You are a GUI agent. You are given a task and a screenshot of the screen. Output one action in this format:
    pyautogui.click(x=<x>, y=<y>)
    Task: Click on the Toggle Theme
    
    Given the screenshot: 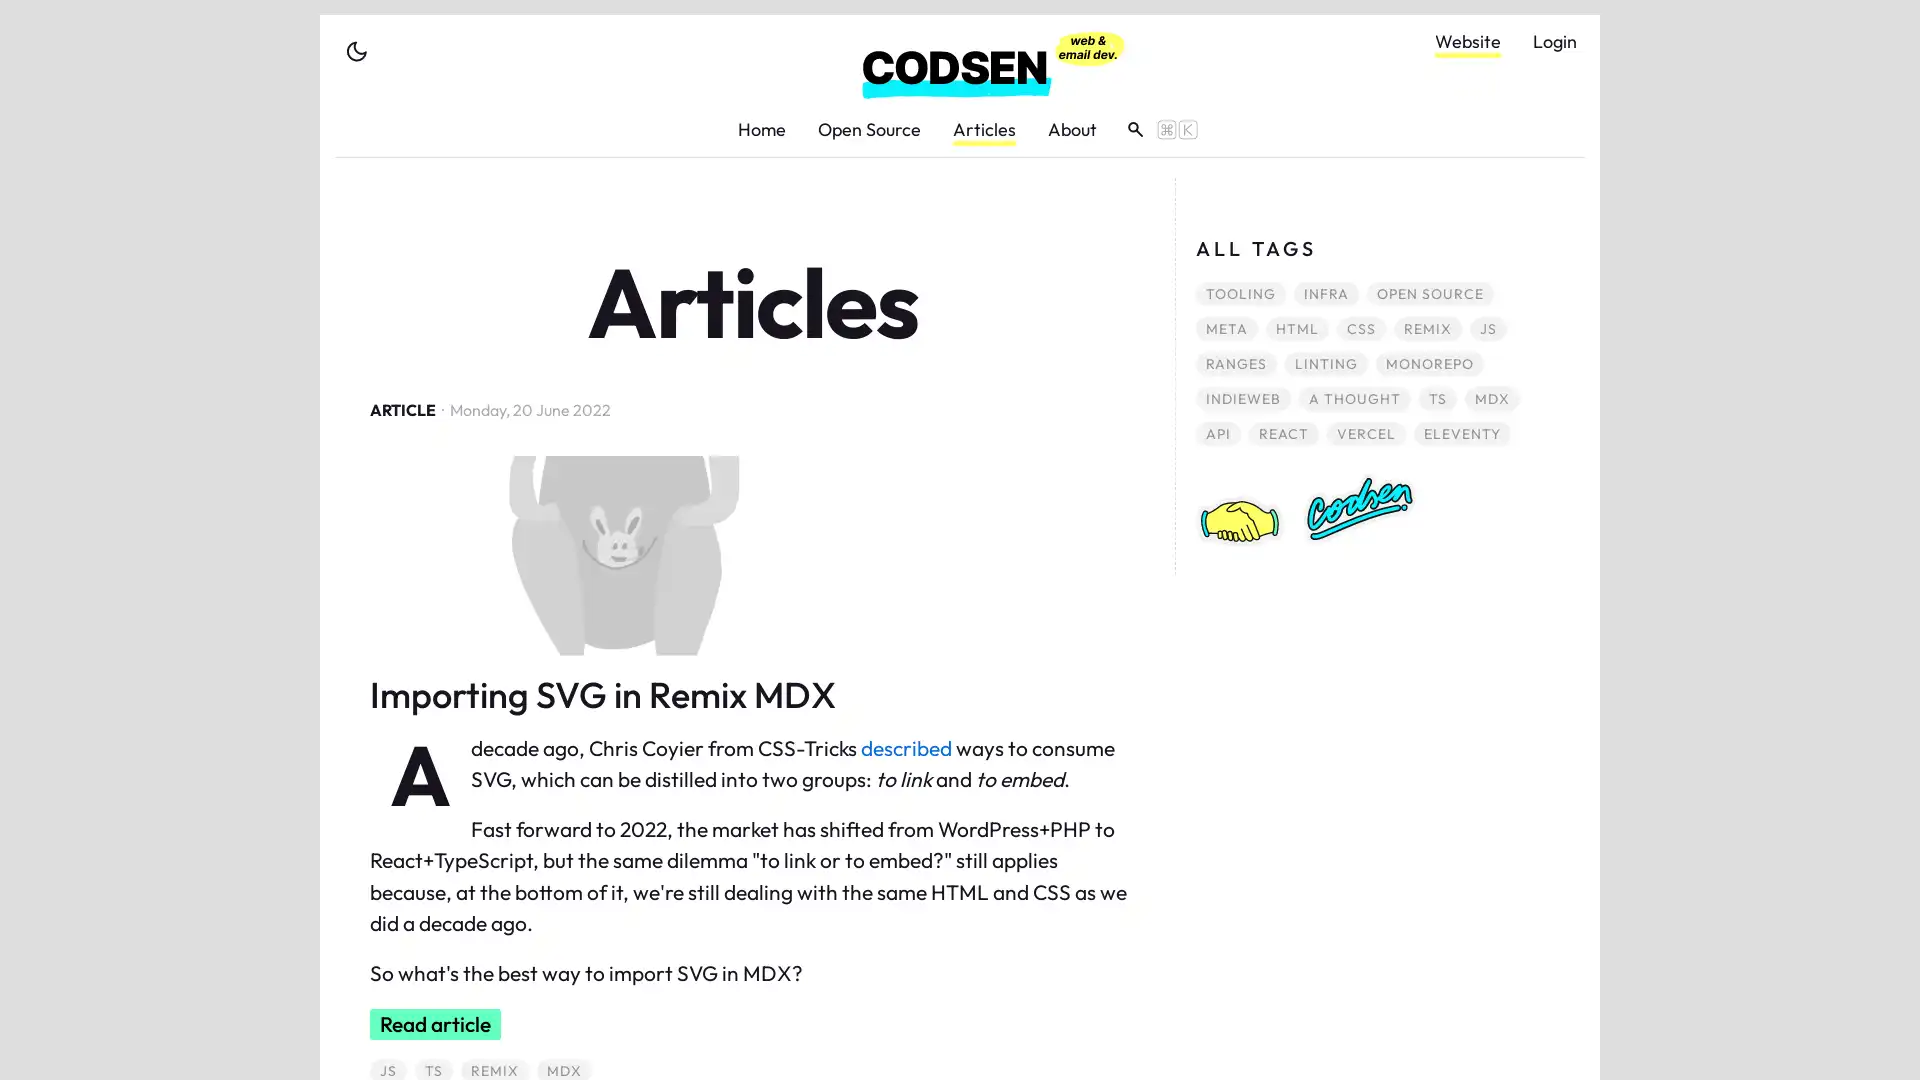 What is the action you would take?
    pyautogui.click(x=356, y=50)
    